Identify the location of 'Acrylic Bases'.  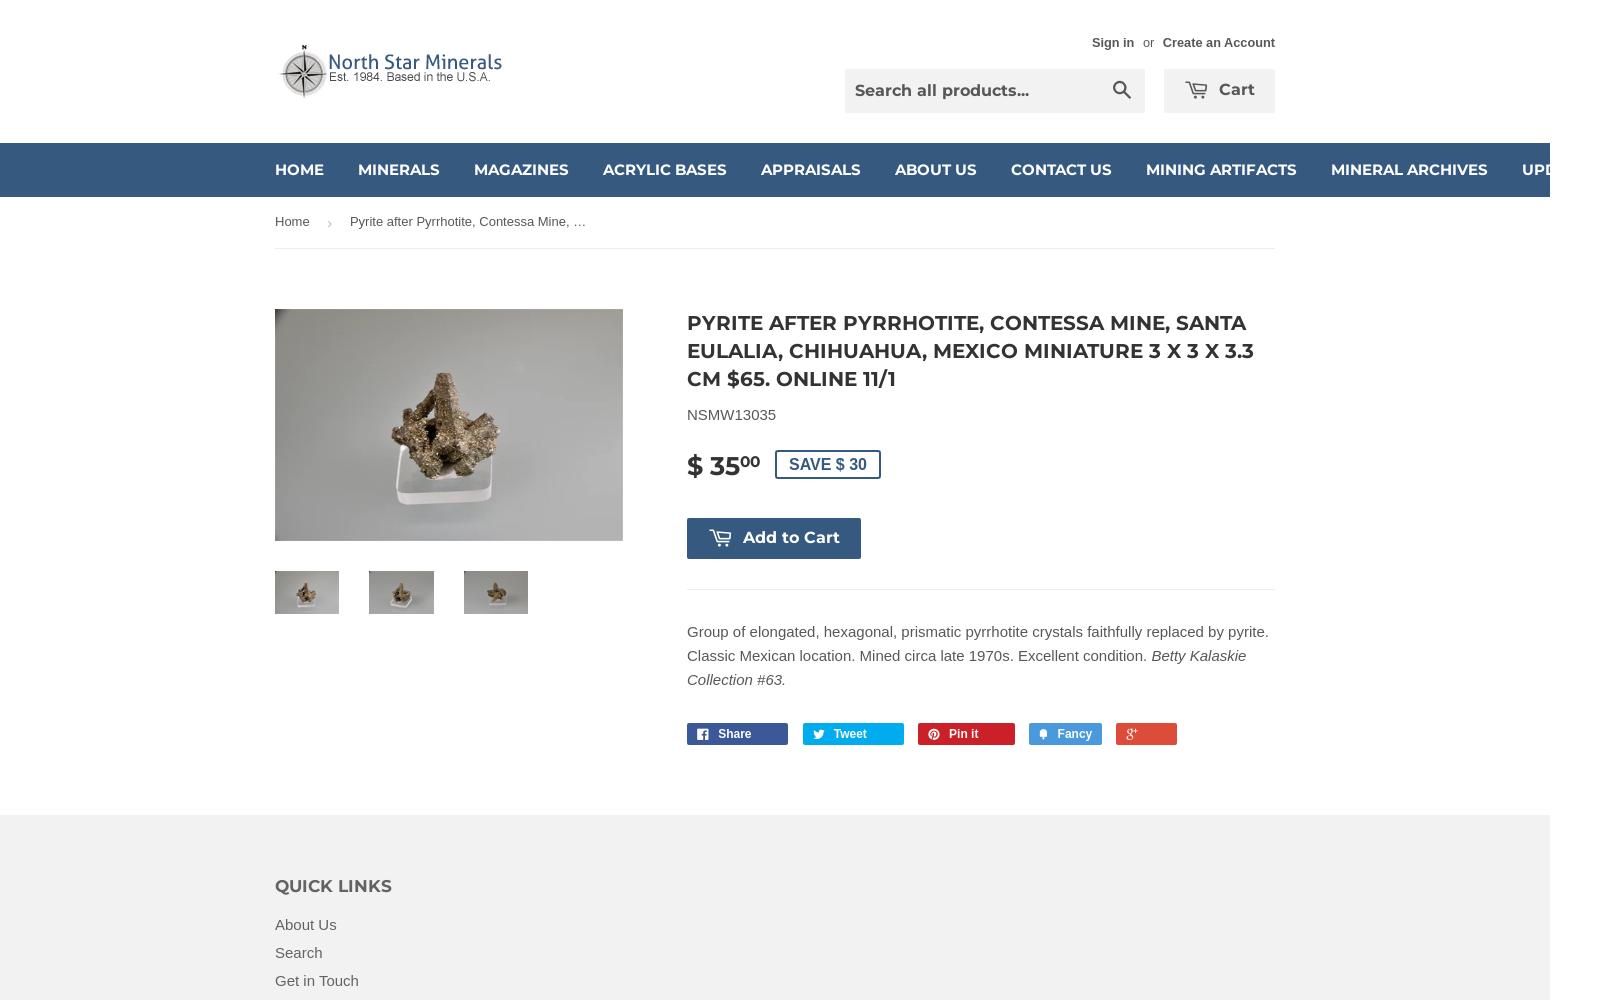
(665, 169).